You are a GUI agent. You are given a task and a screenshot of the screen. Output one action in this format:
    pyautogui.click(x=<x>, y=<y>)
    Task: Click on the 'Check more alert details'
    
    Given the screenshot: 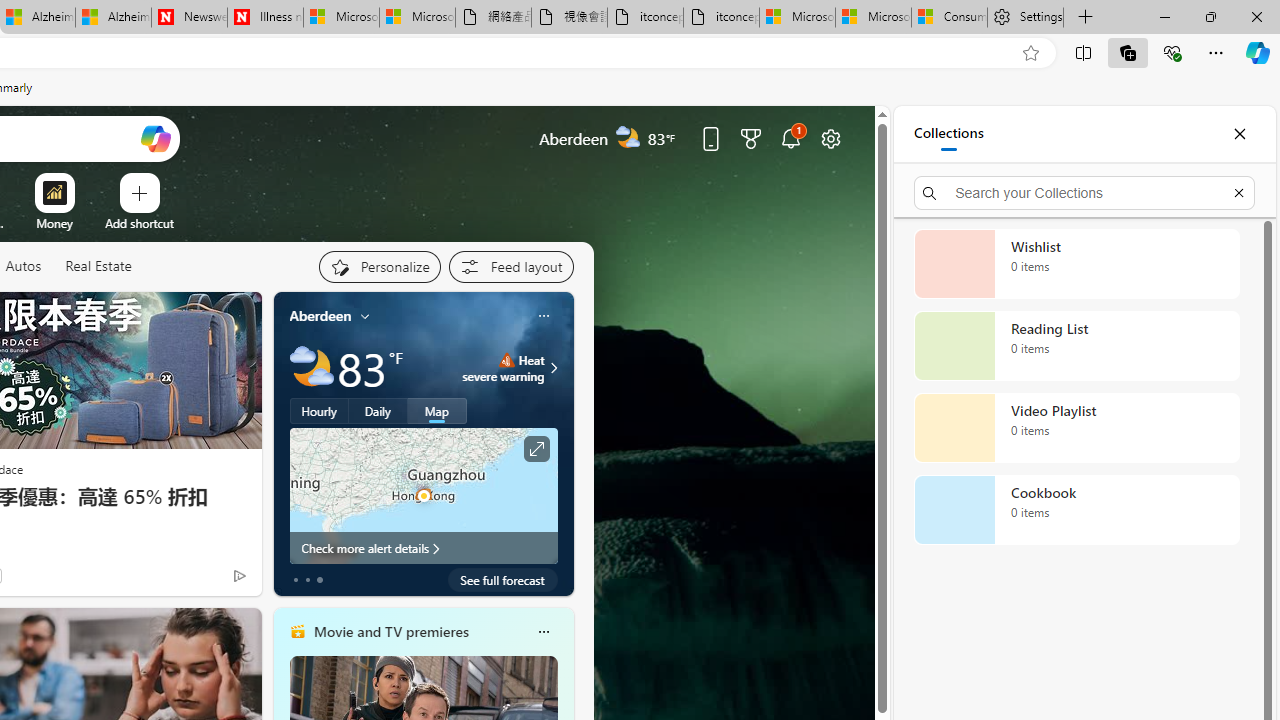 What is the action you would take?
    pyautogui.click(x=422, y=547)
    